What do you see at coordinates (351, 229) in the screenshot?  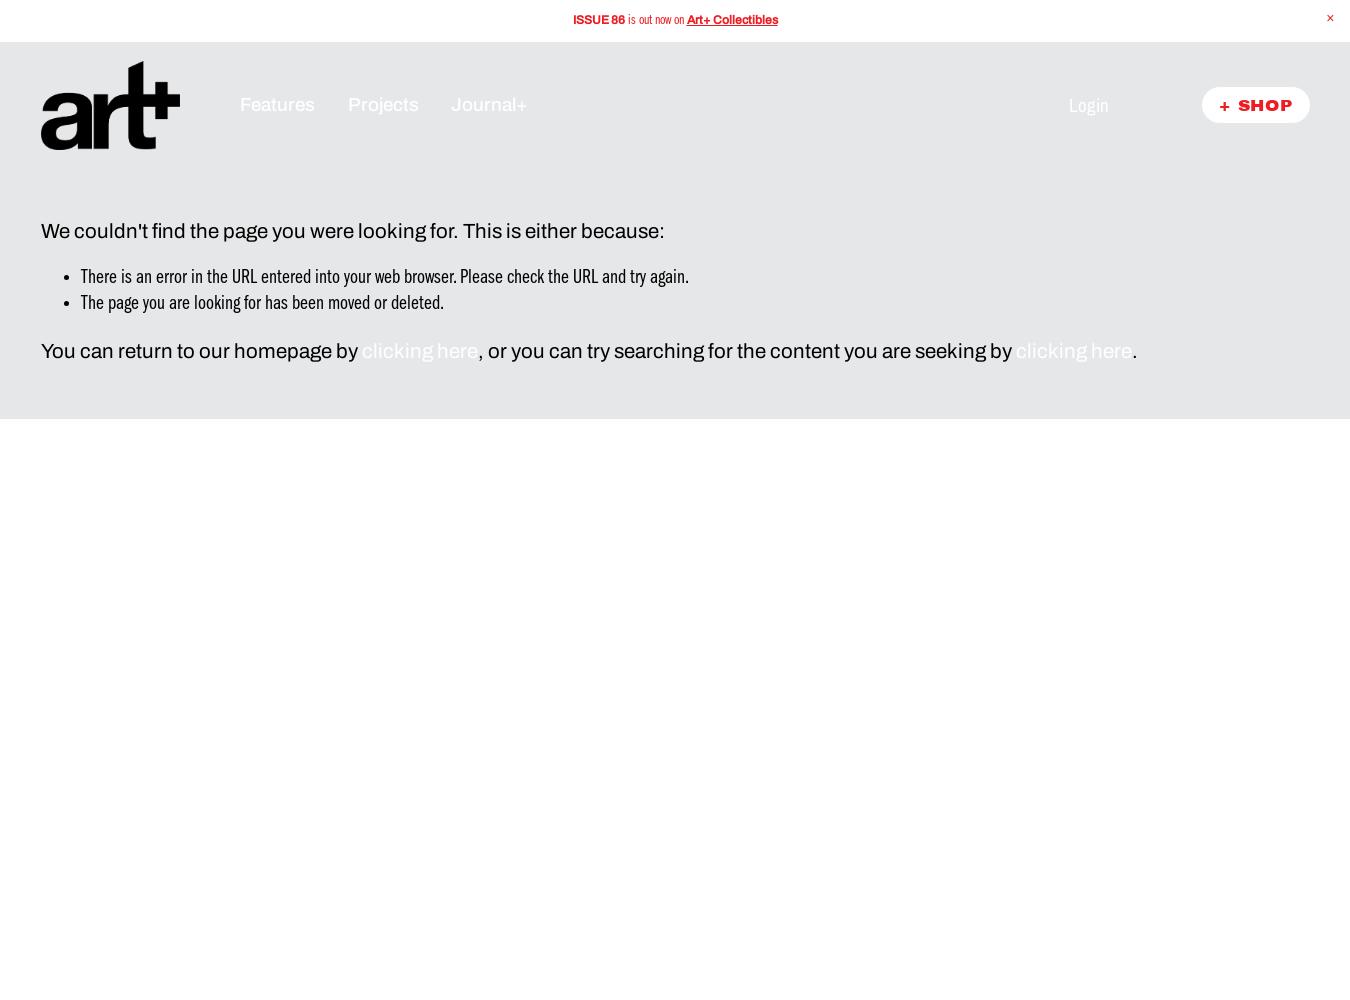 I see `'We couldn't find the page you were looking for. This is either because:'` at bounding box center [351, 229].